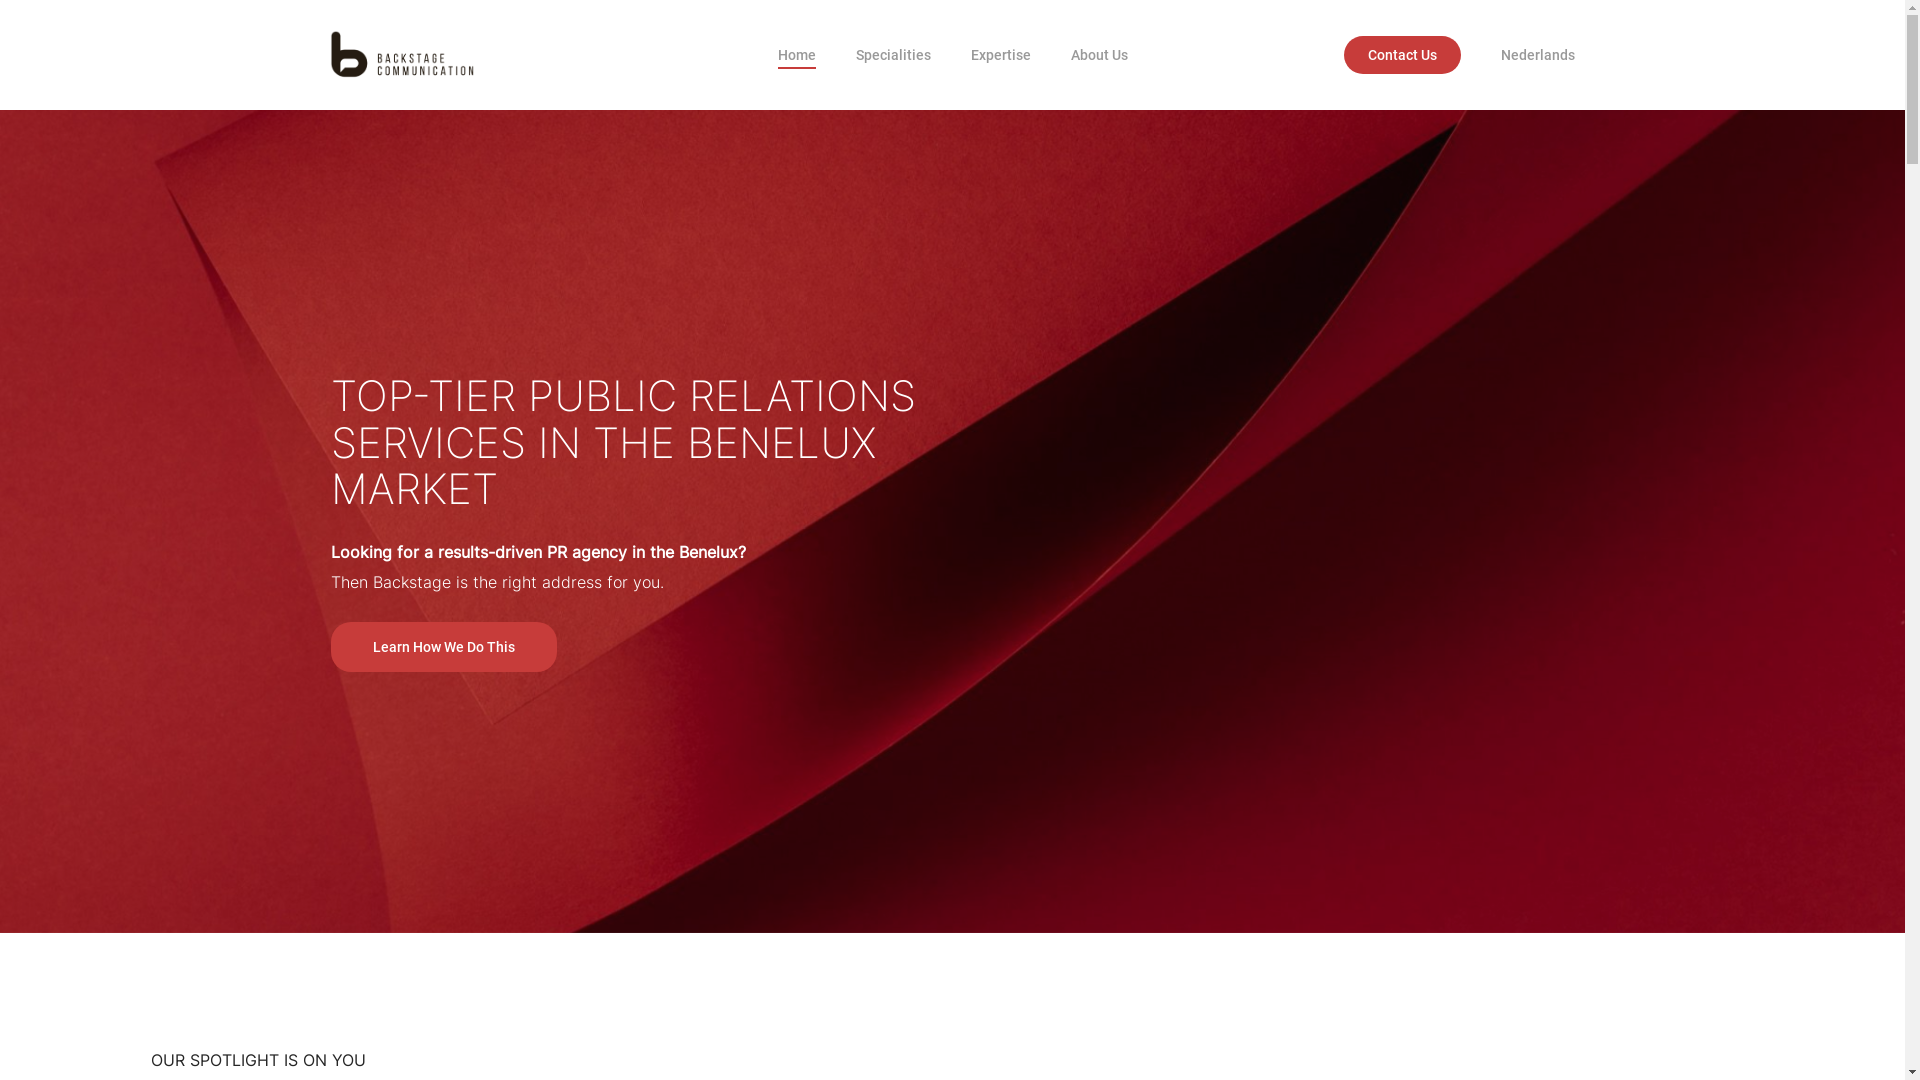 This screenshot has height=1080, width=1920. I want to click on 'Nederlands', so click(1536, 53).